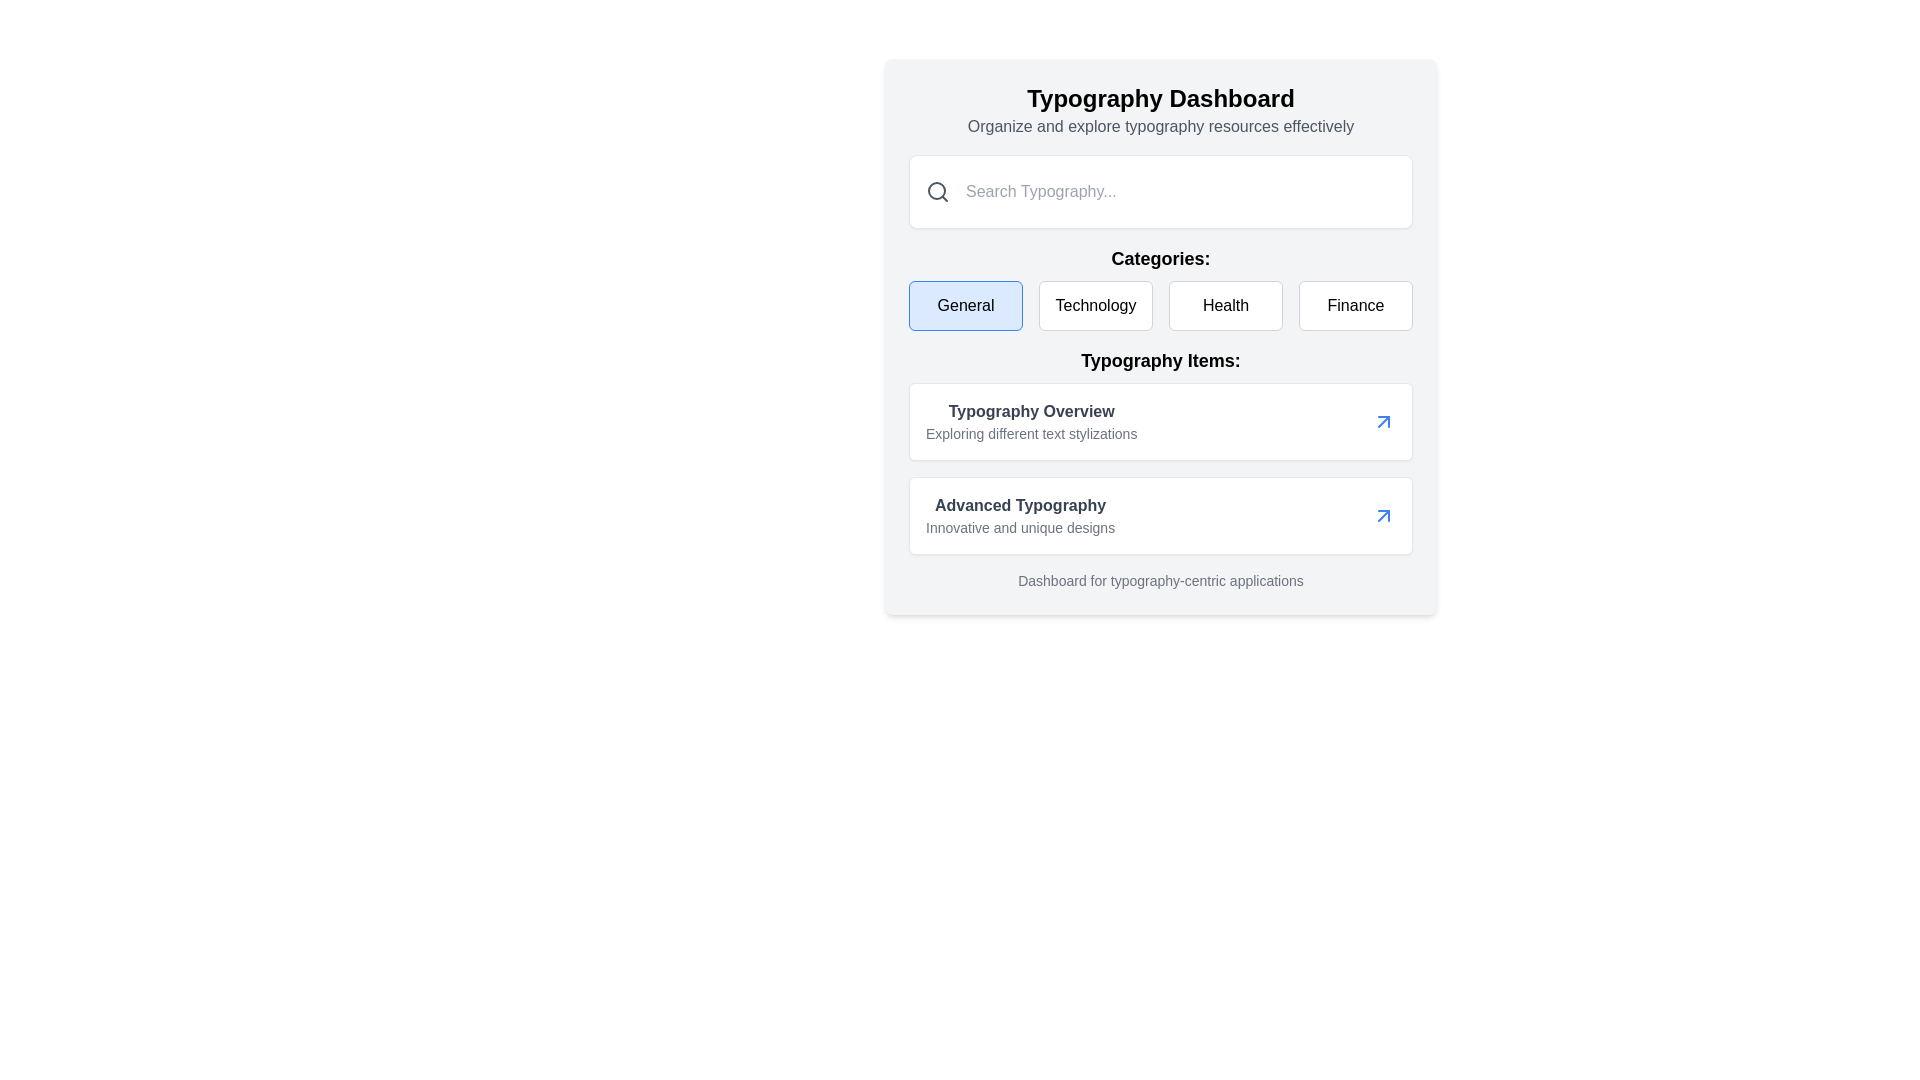 This screenshot has height=1080, width=1920. I want to click on the text label that serves as the title for the second list item in the 'Typography Items' section, so click(1020, 504).